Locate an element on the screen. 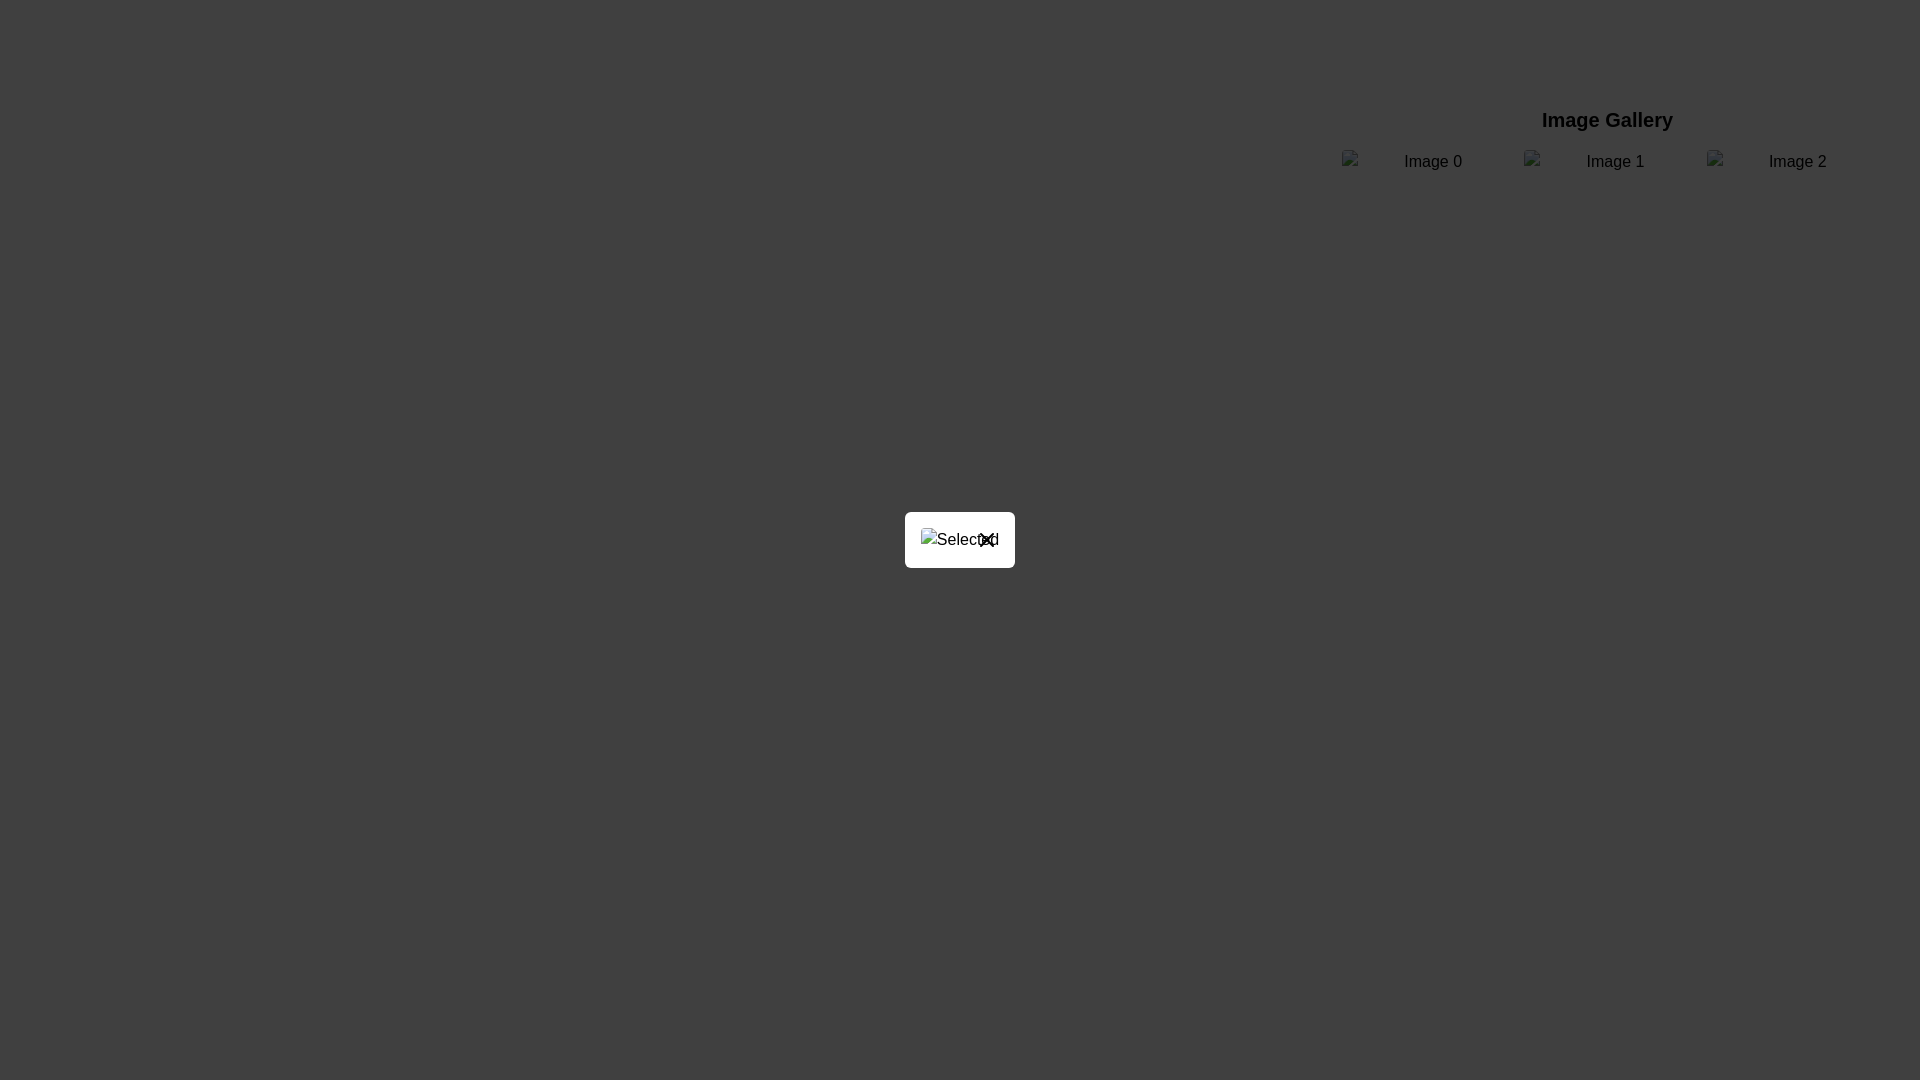  the clickable image thumbnail labeled 'Image 2' is located at coordinates (1789, 161).